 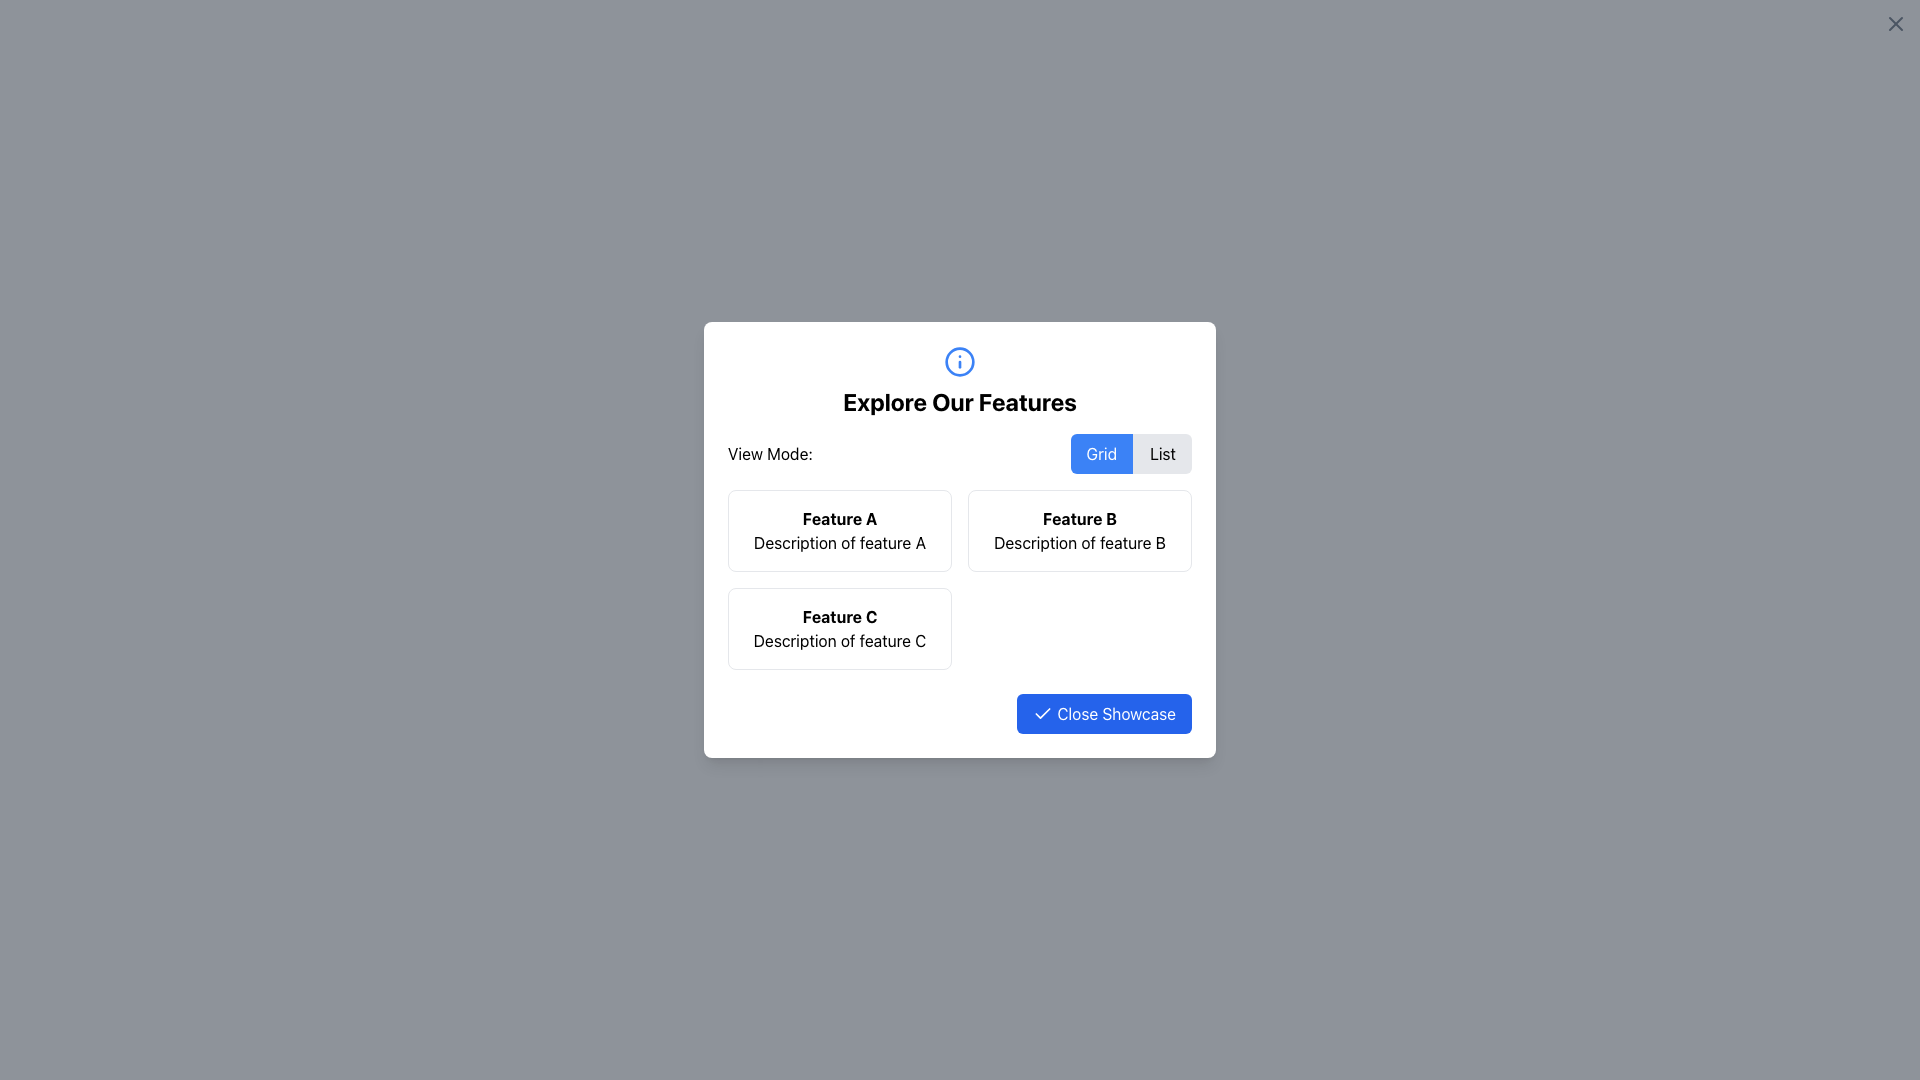 I want to click on the Information card with the bold text 'Feature B' and the description 'Description of feature B' located in the second column under 'Explore Our Features', so click(x=1079, y=530).